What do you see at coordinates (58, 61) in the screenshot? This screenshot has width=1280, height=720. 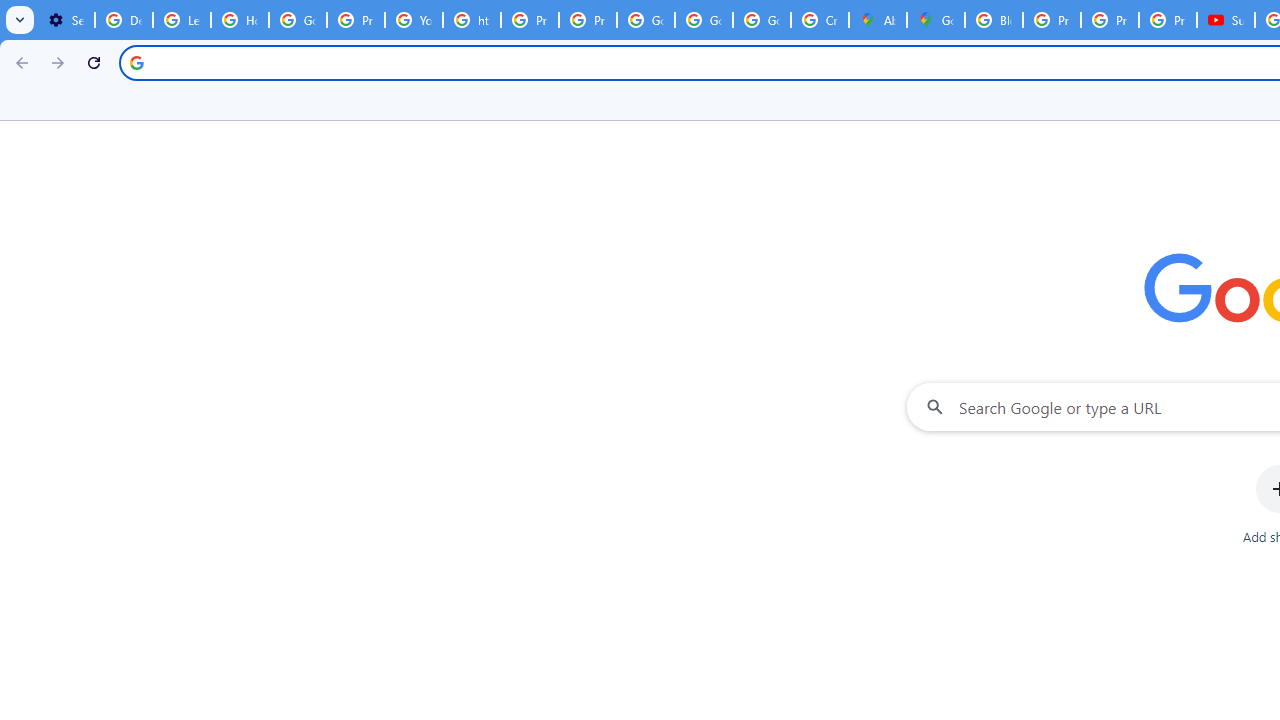 I see `'Forward'` at bounding box center [58, 61].